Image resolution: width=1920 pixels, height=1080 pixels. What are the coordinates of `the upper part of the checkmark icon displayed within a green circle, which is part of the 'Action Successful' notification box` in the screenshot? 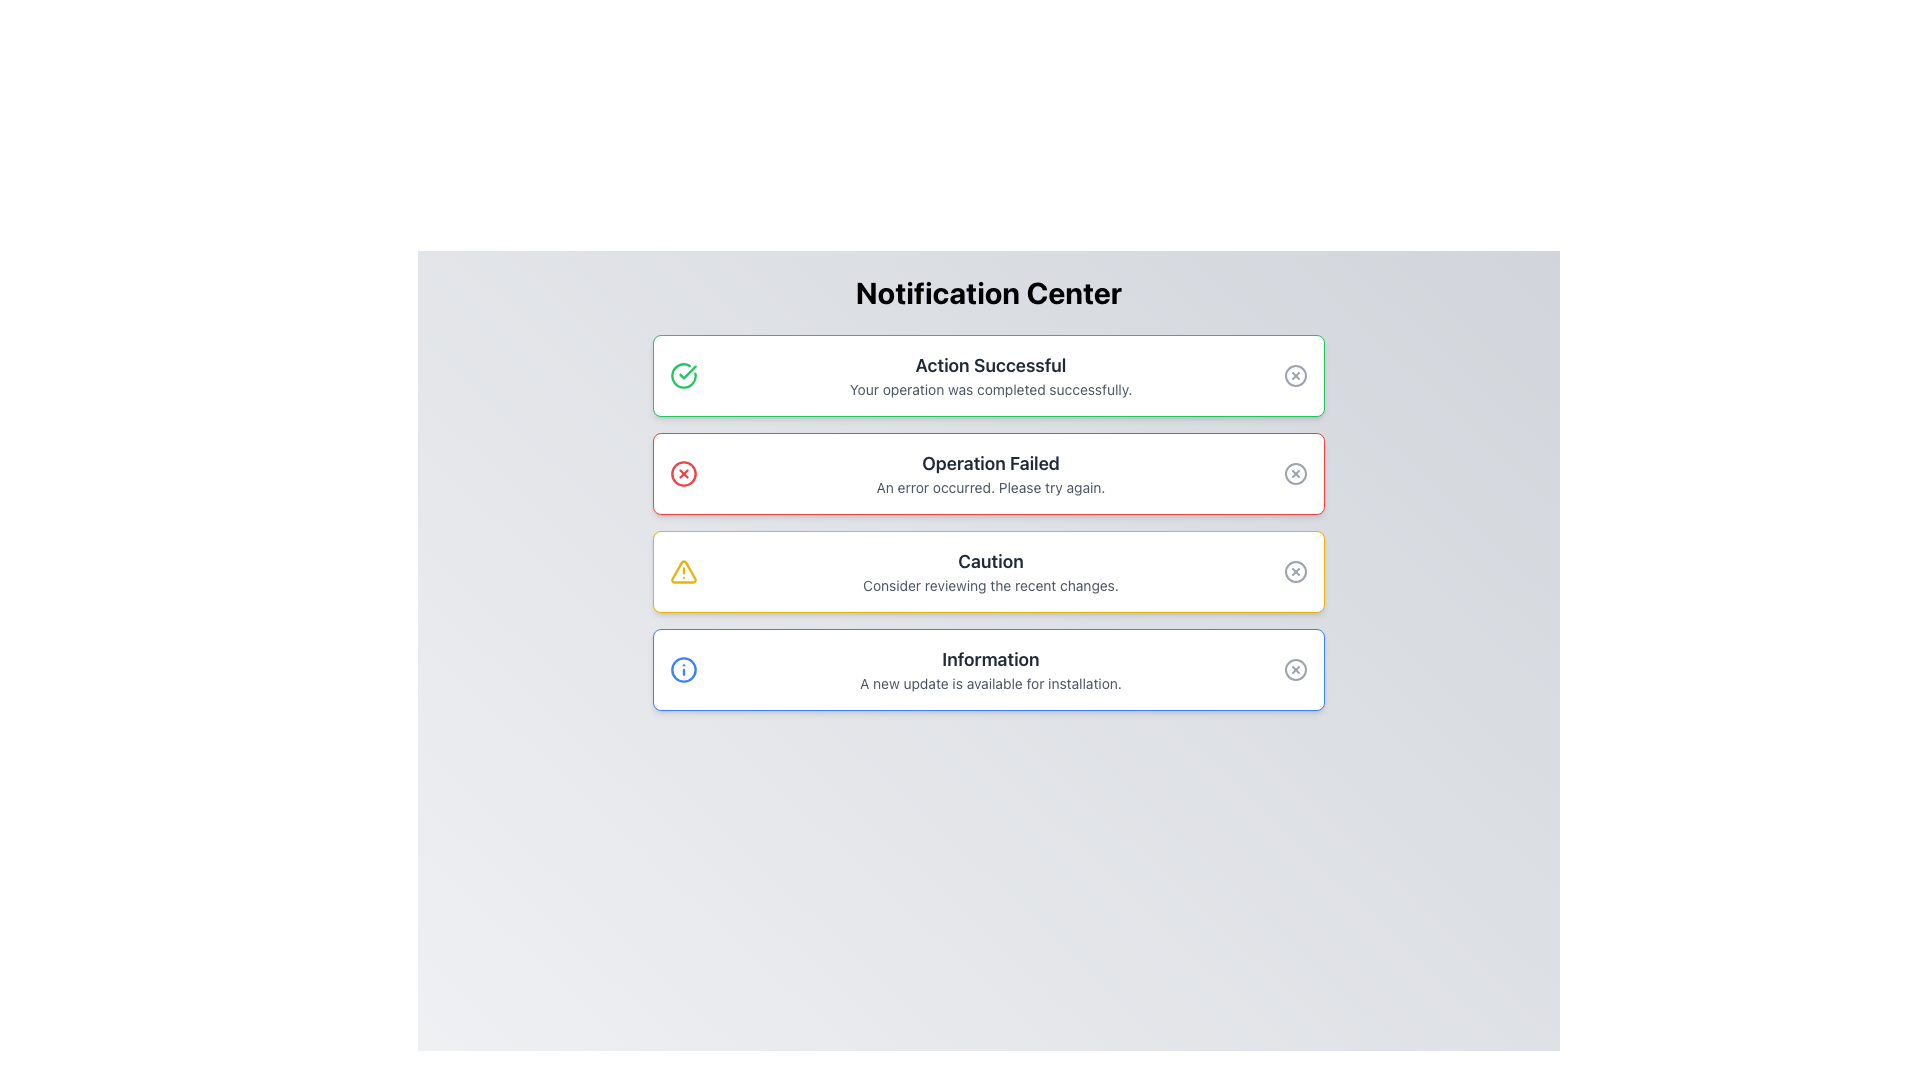 It's located at (684, 375).